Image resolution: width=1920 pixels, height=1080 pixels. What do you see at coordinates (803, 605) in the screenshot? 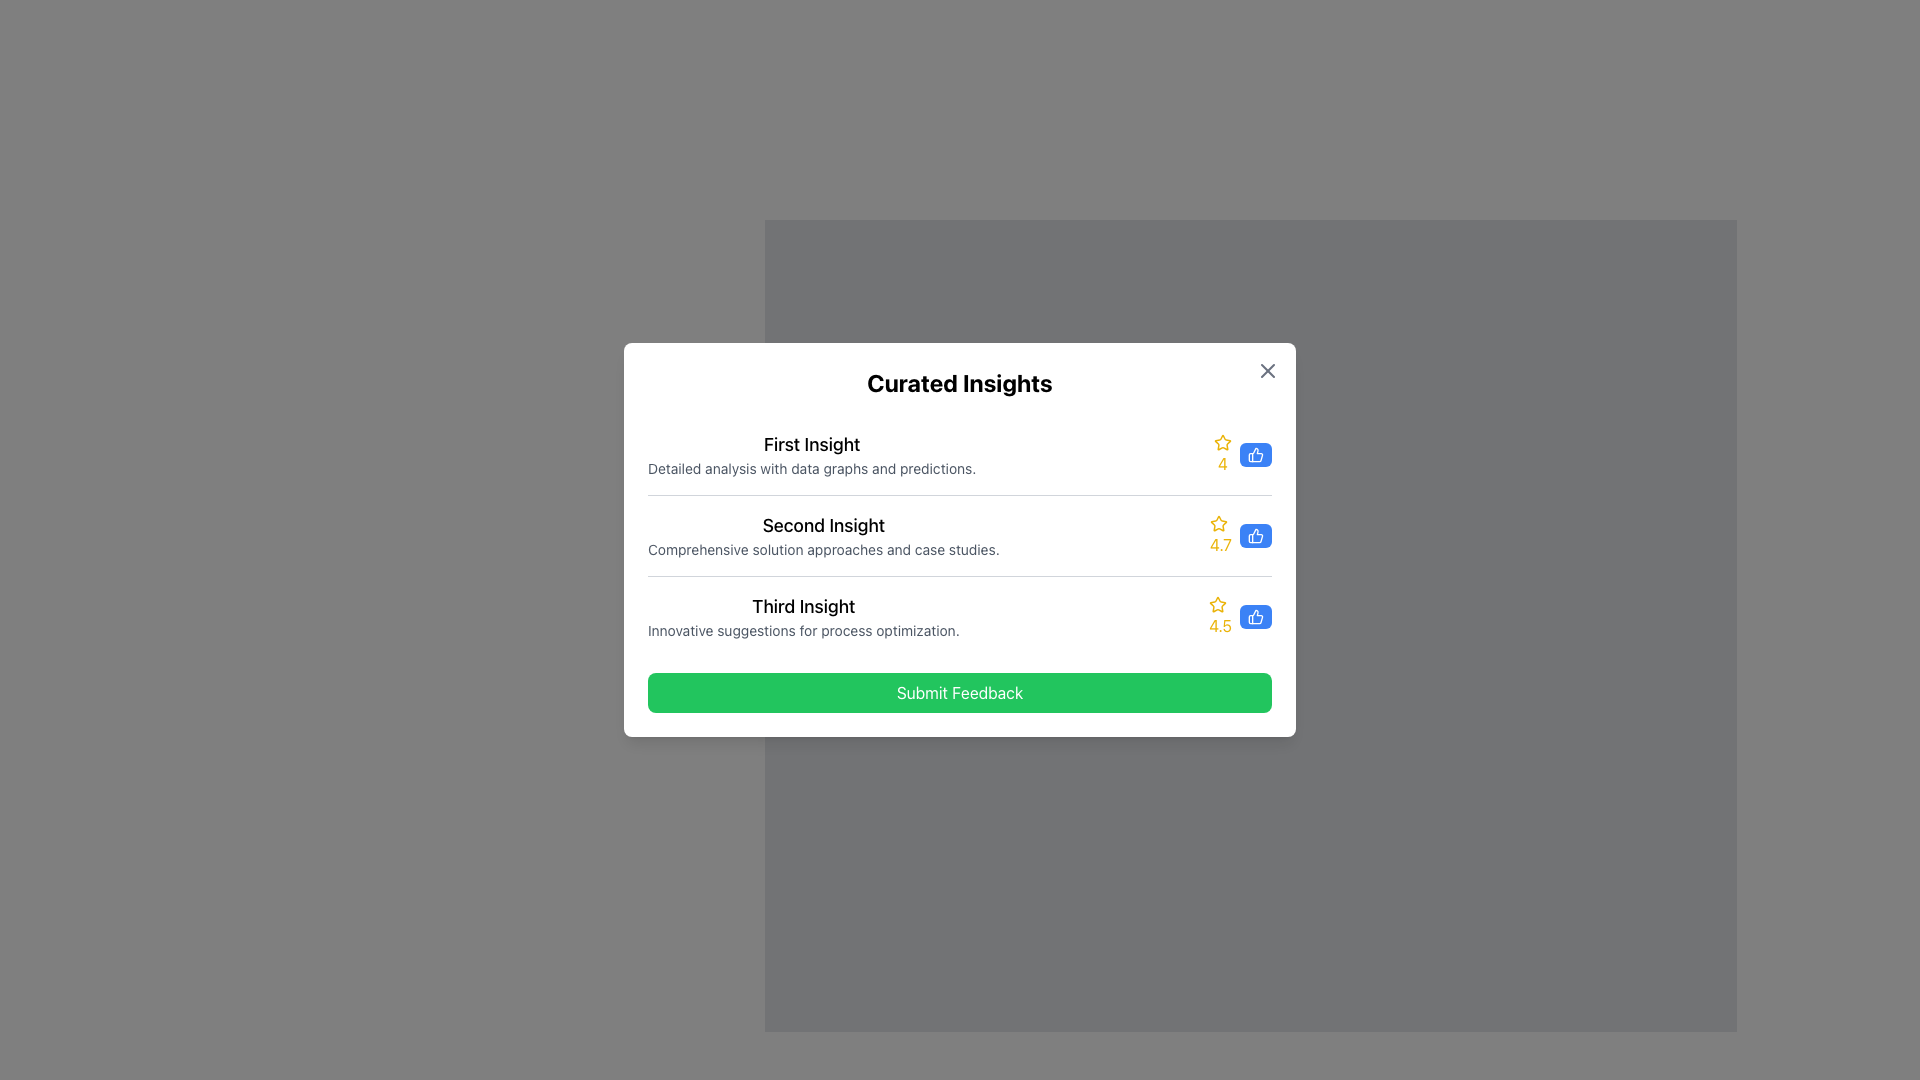
I see `the text label indicating the third insight in the list, which is positioned centrally above the 'Submit Feedback' button` at bounding box center [803, 605].